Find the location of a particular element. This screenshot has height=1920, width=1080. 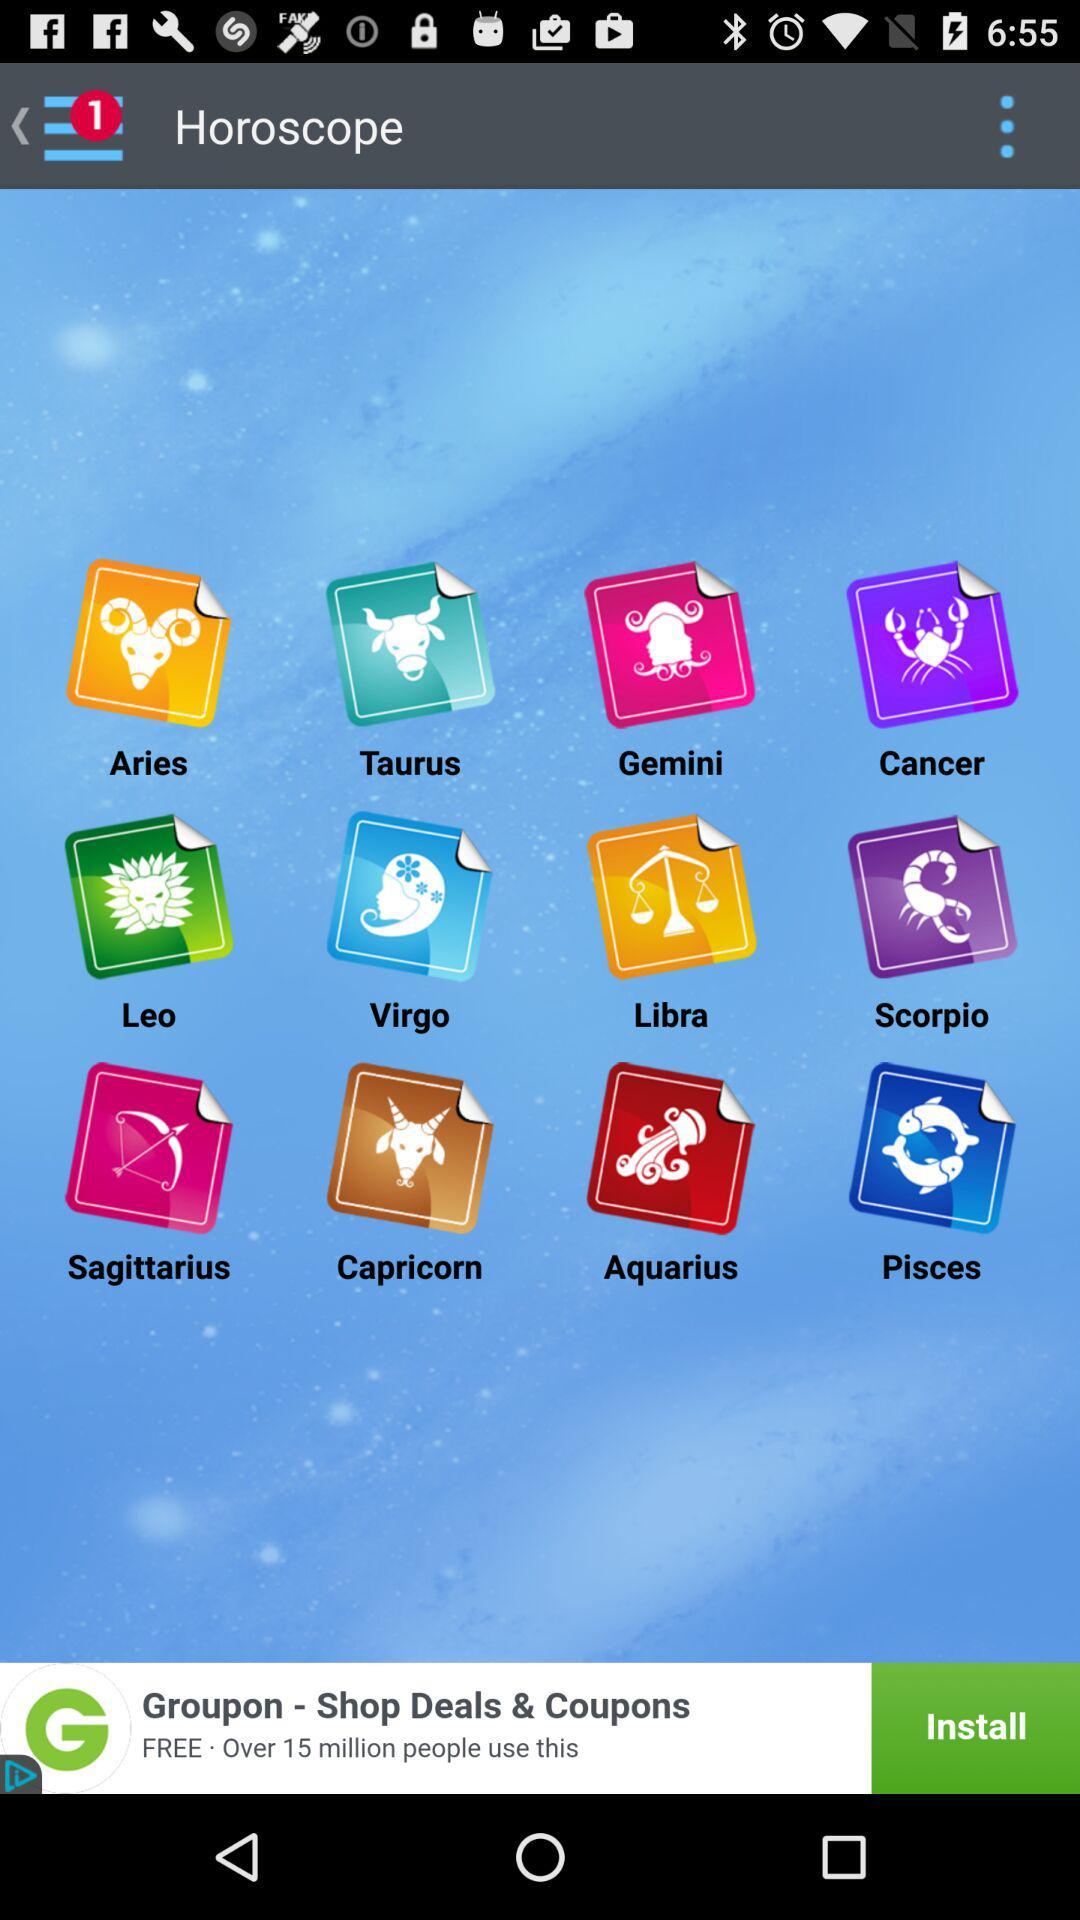

the cancer zodiac details is located at coordinates (931, 644).